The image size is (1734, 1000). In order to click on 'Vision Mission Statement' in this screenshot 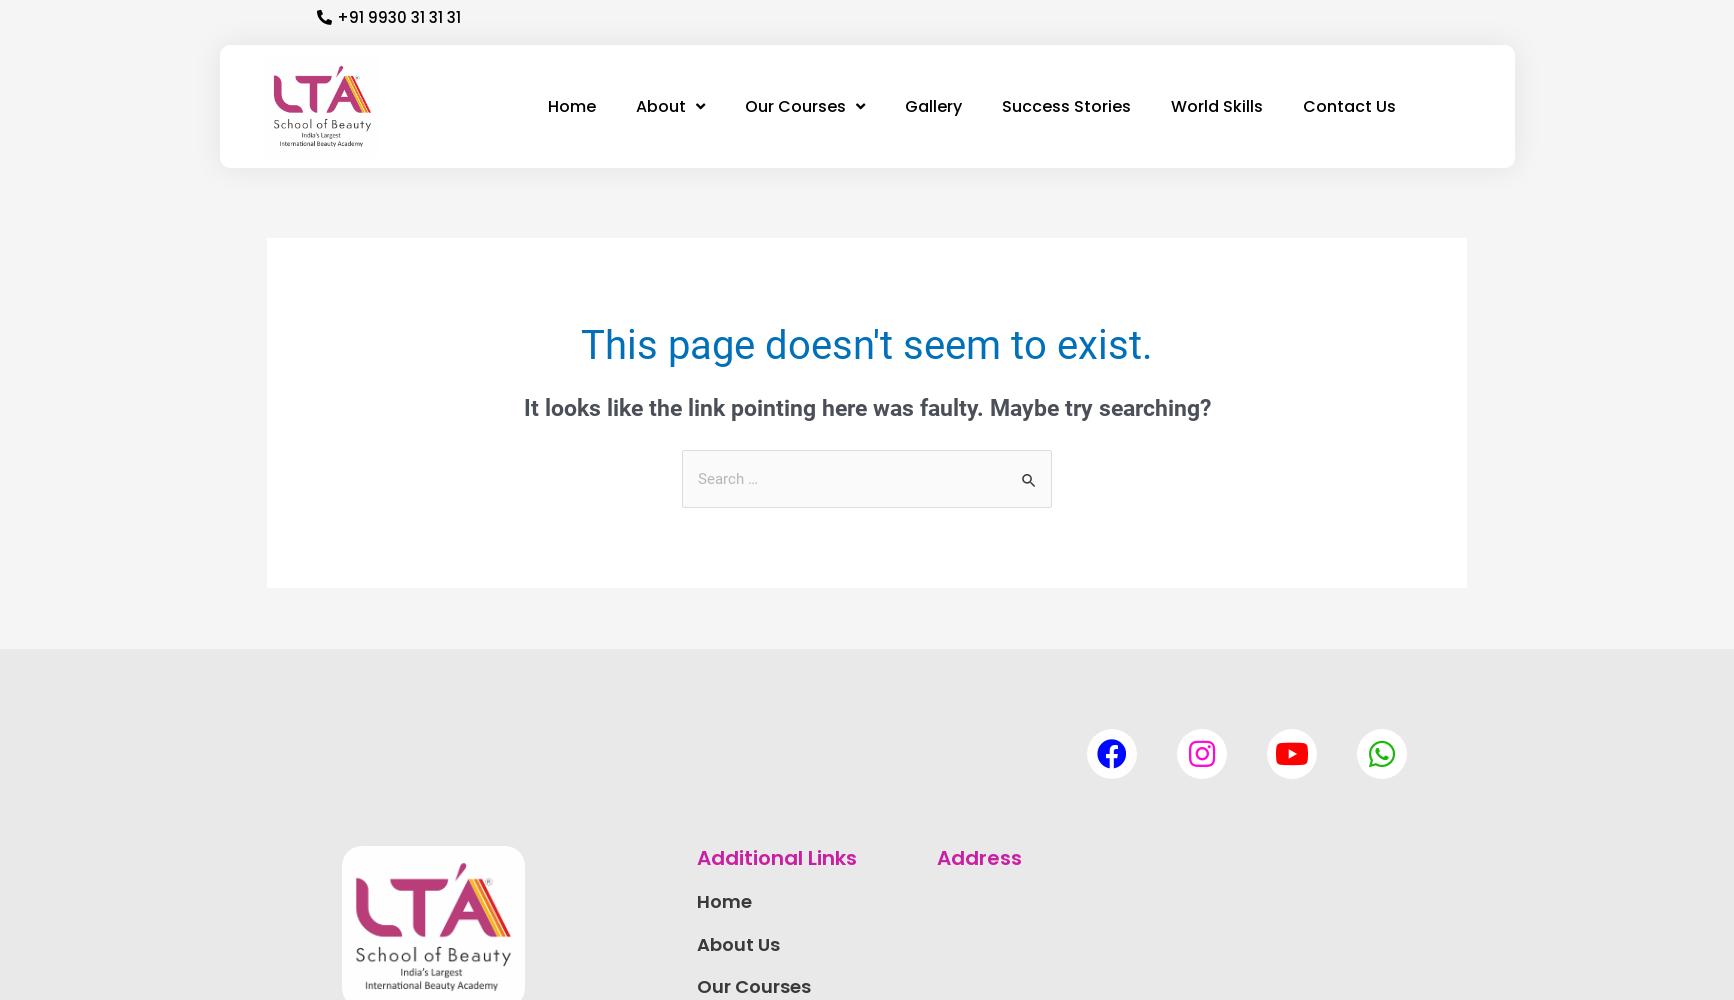, I will do `click(716, 254)`.